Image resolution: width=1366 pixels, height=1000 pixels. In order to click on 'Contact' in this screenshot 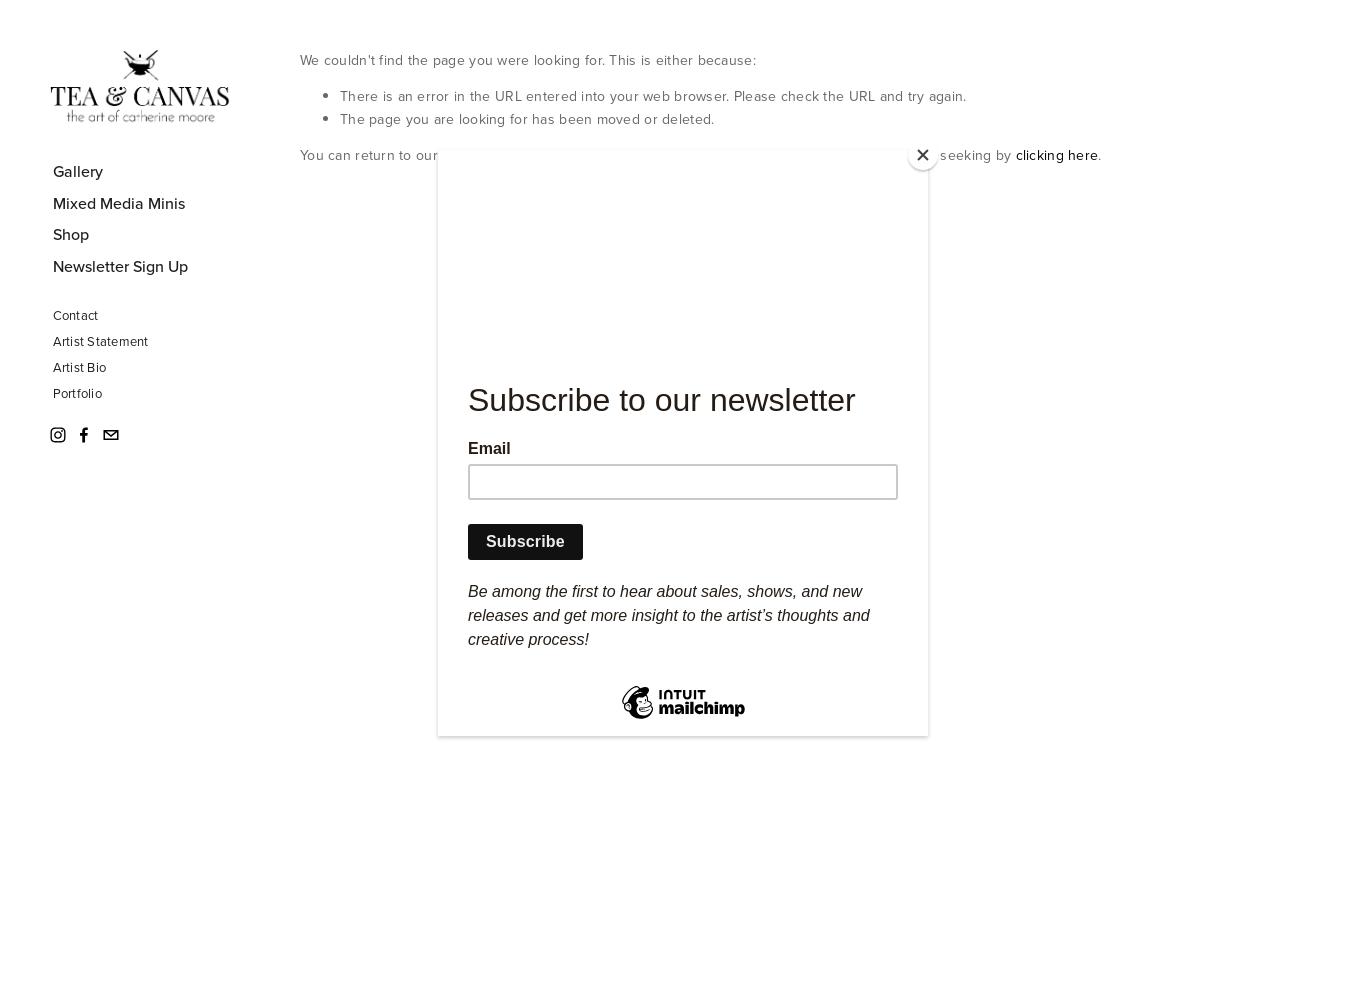, I will do `click(74, 313)`.